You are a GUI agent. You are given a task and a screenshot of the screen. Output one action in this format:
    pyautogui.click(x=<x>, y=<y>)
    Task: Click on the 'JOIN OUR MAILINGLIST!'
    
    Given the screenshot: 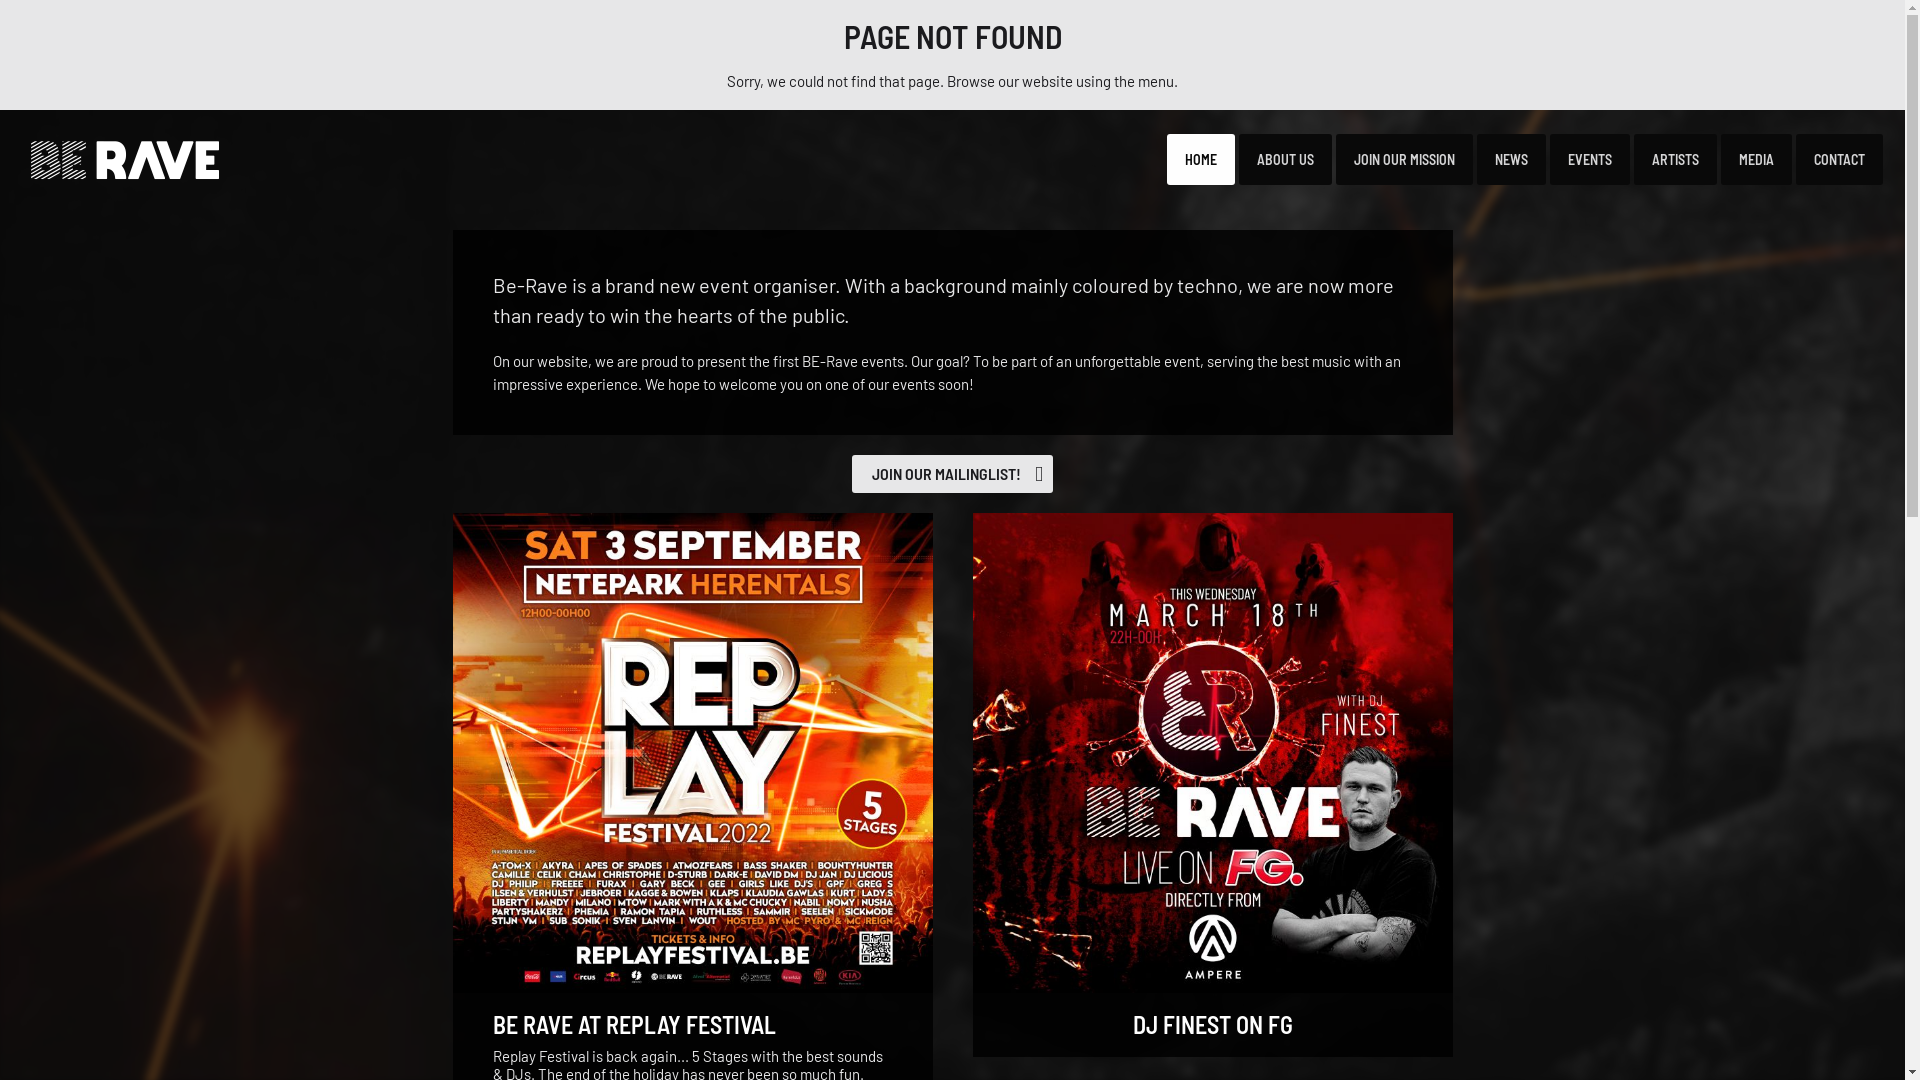 What is the action you would take?
    pyautogui.click(x=951, y=474)
    